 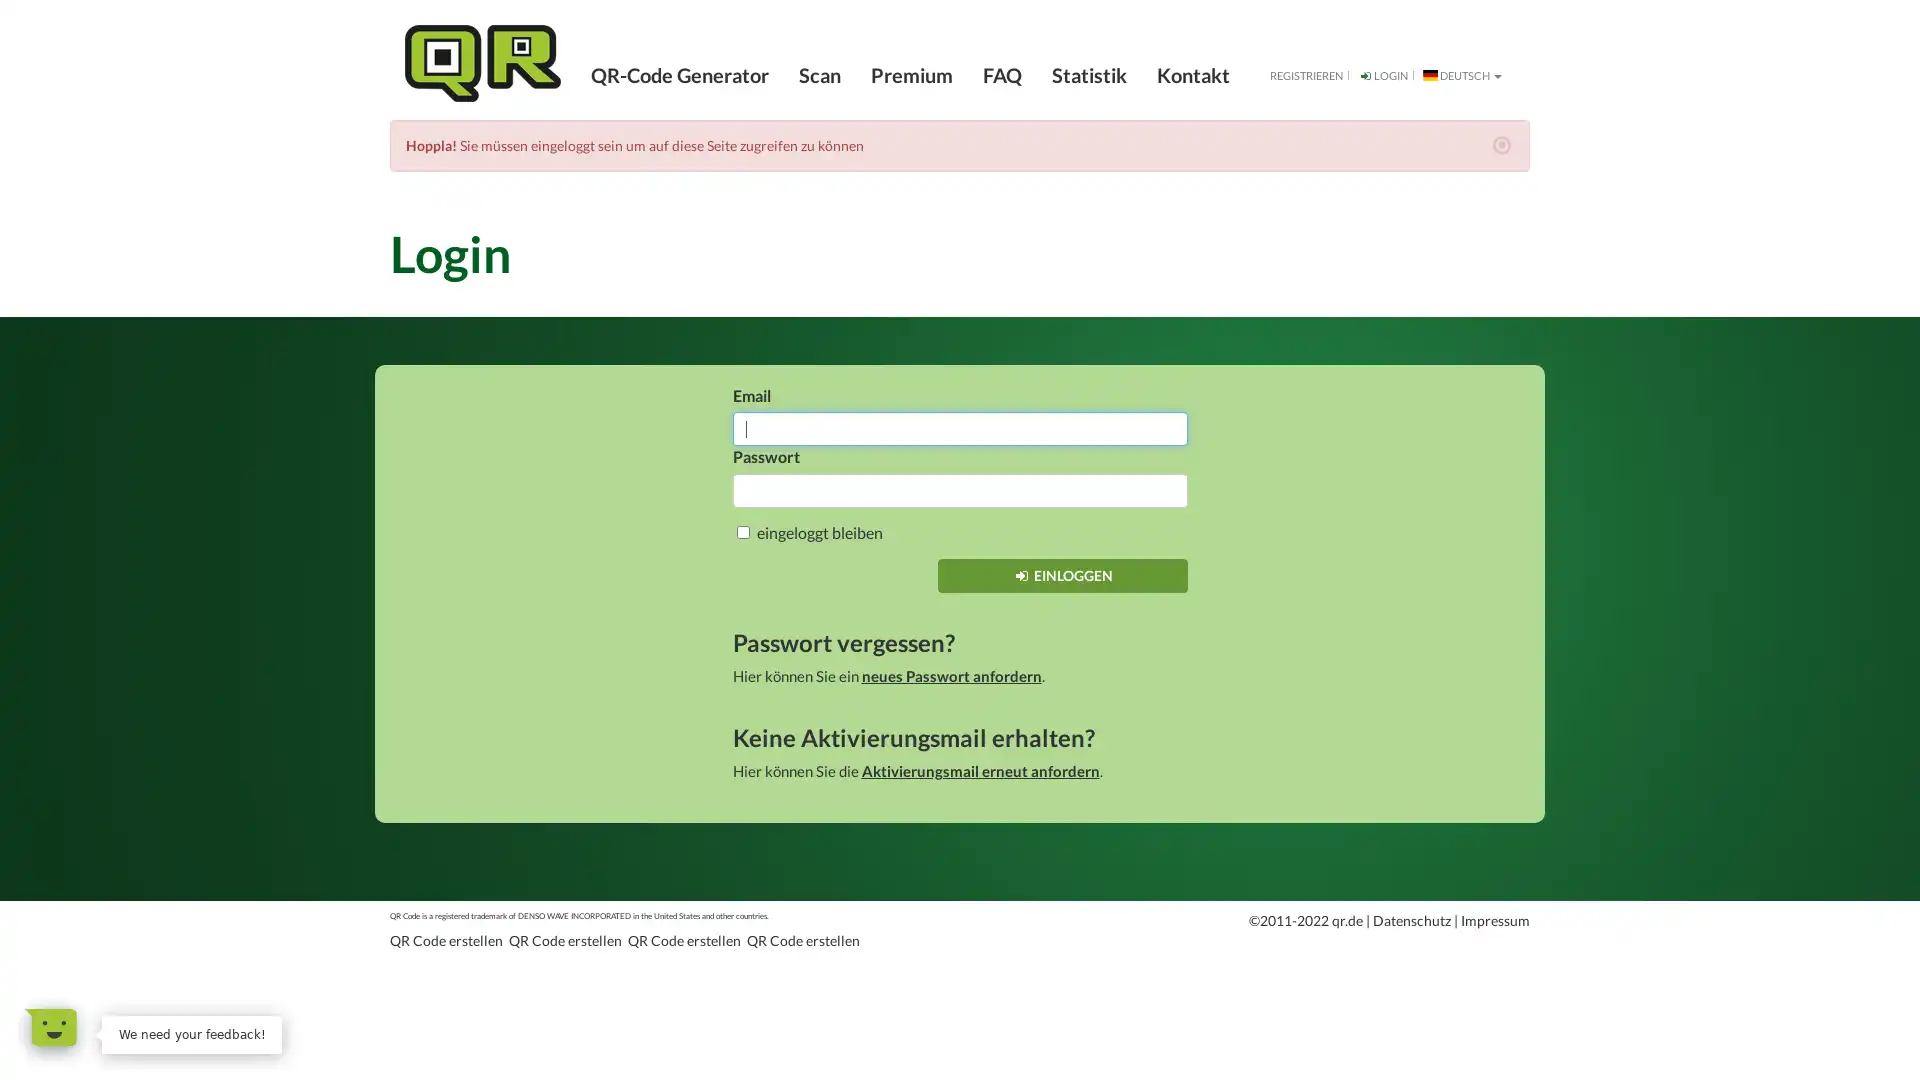 I want to click on Dismiss Message, so click(x=279, y=1017).